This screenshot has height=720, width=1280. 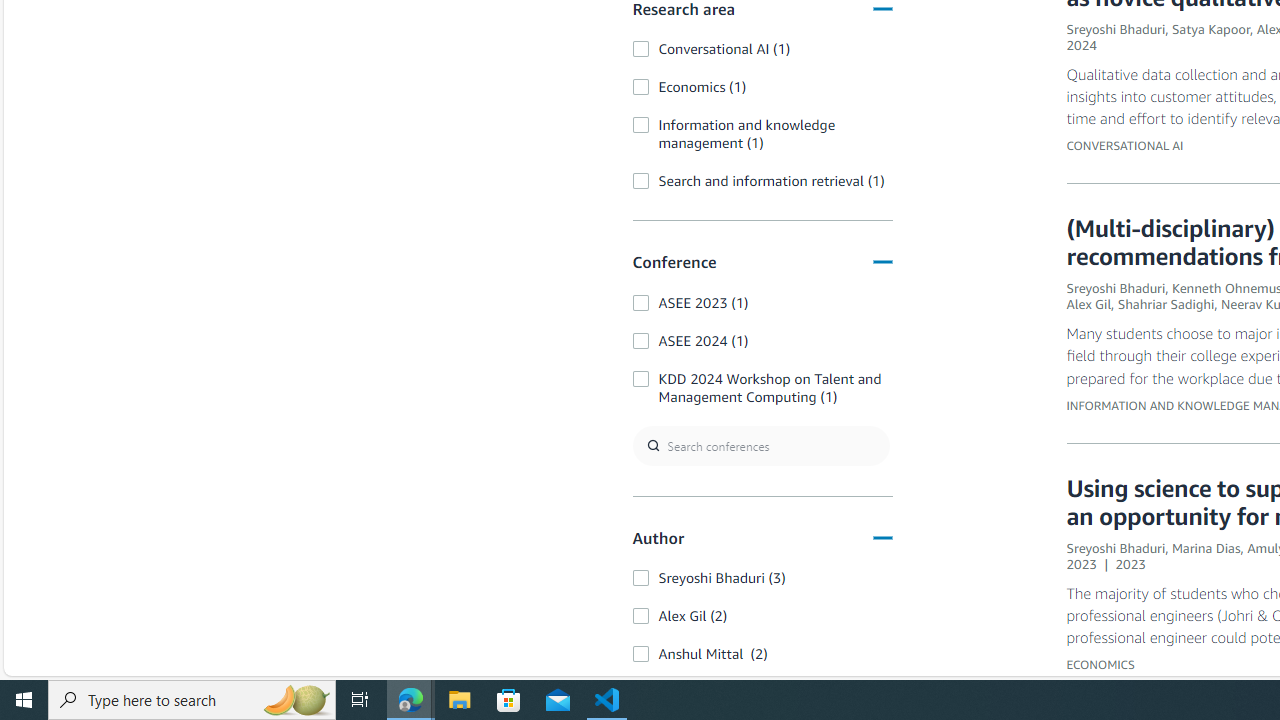 What do you see at coordinates (1209, 29) in the screenshot?
I see `'Satya Kapoor'` at bounding box center [1209, 29].